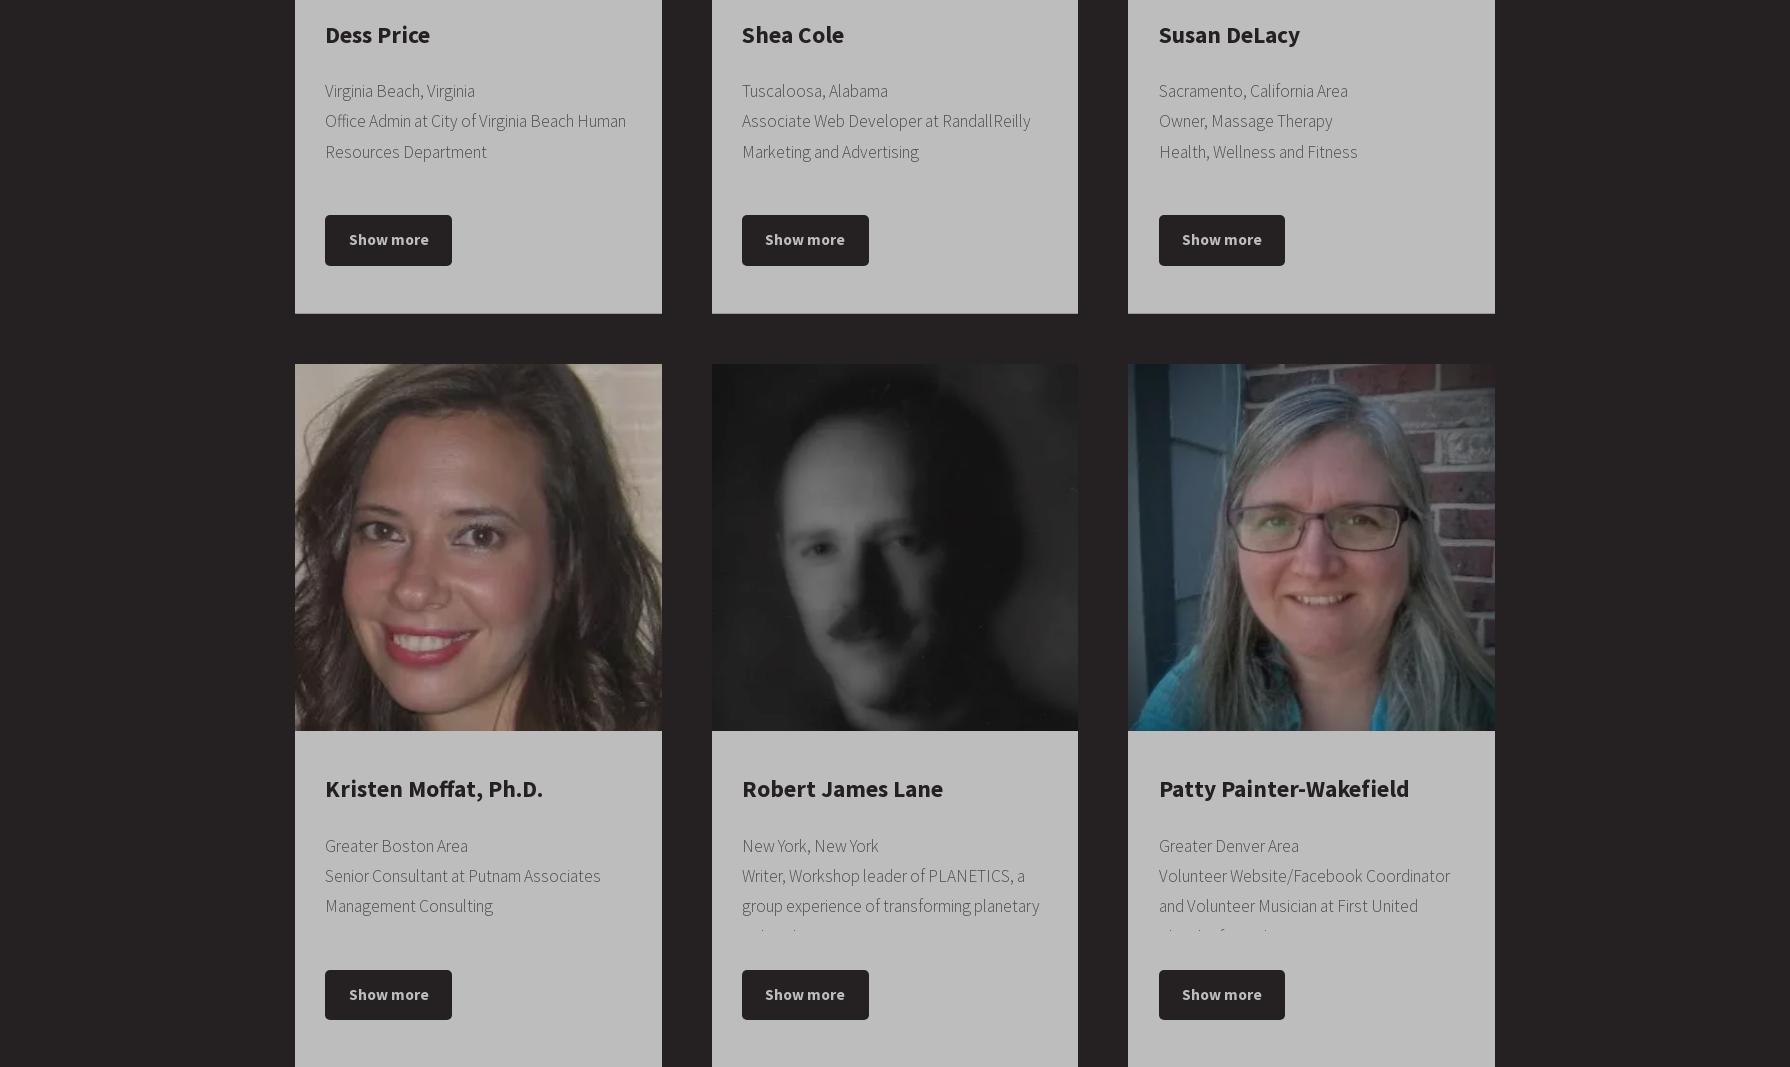 This screenshot has height=1067, width=1790. What do you see at coordinates (417, 33) in the screenshot?
I see `'University of Mount Olive'` at bounding box center [417, 33].